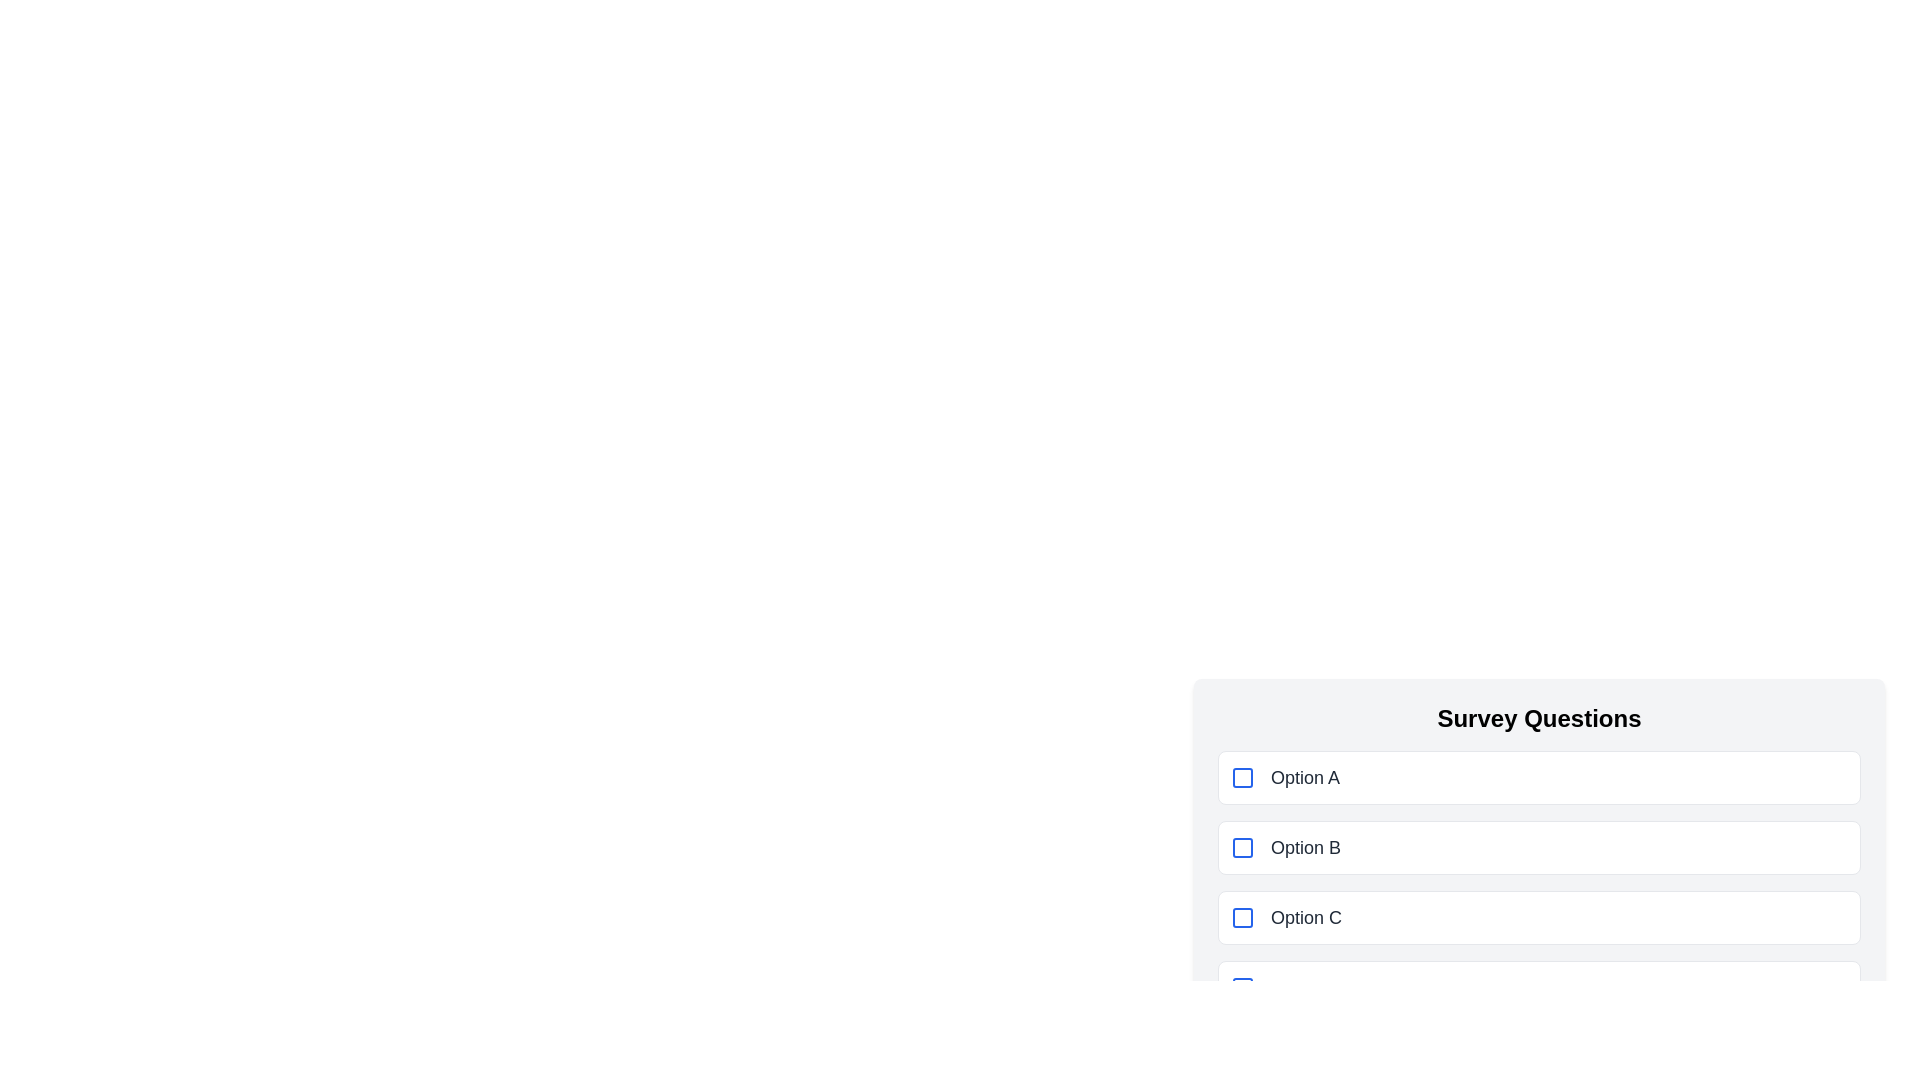  What do you see at coordinates (1242, 777) in the screenshot?
I see `the checkbox indicator located to the left of the text 'Option A' in the first option's row of the survey question list` at bounding box center [1242, 777].